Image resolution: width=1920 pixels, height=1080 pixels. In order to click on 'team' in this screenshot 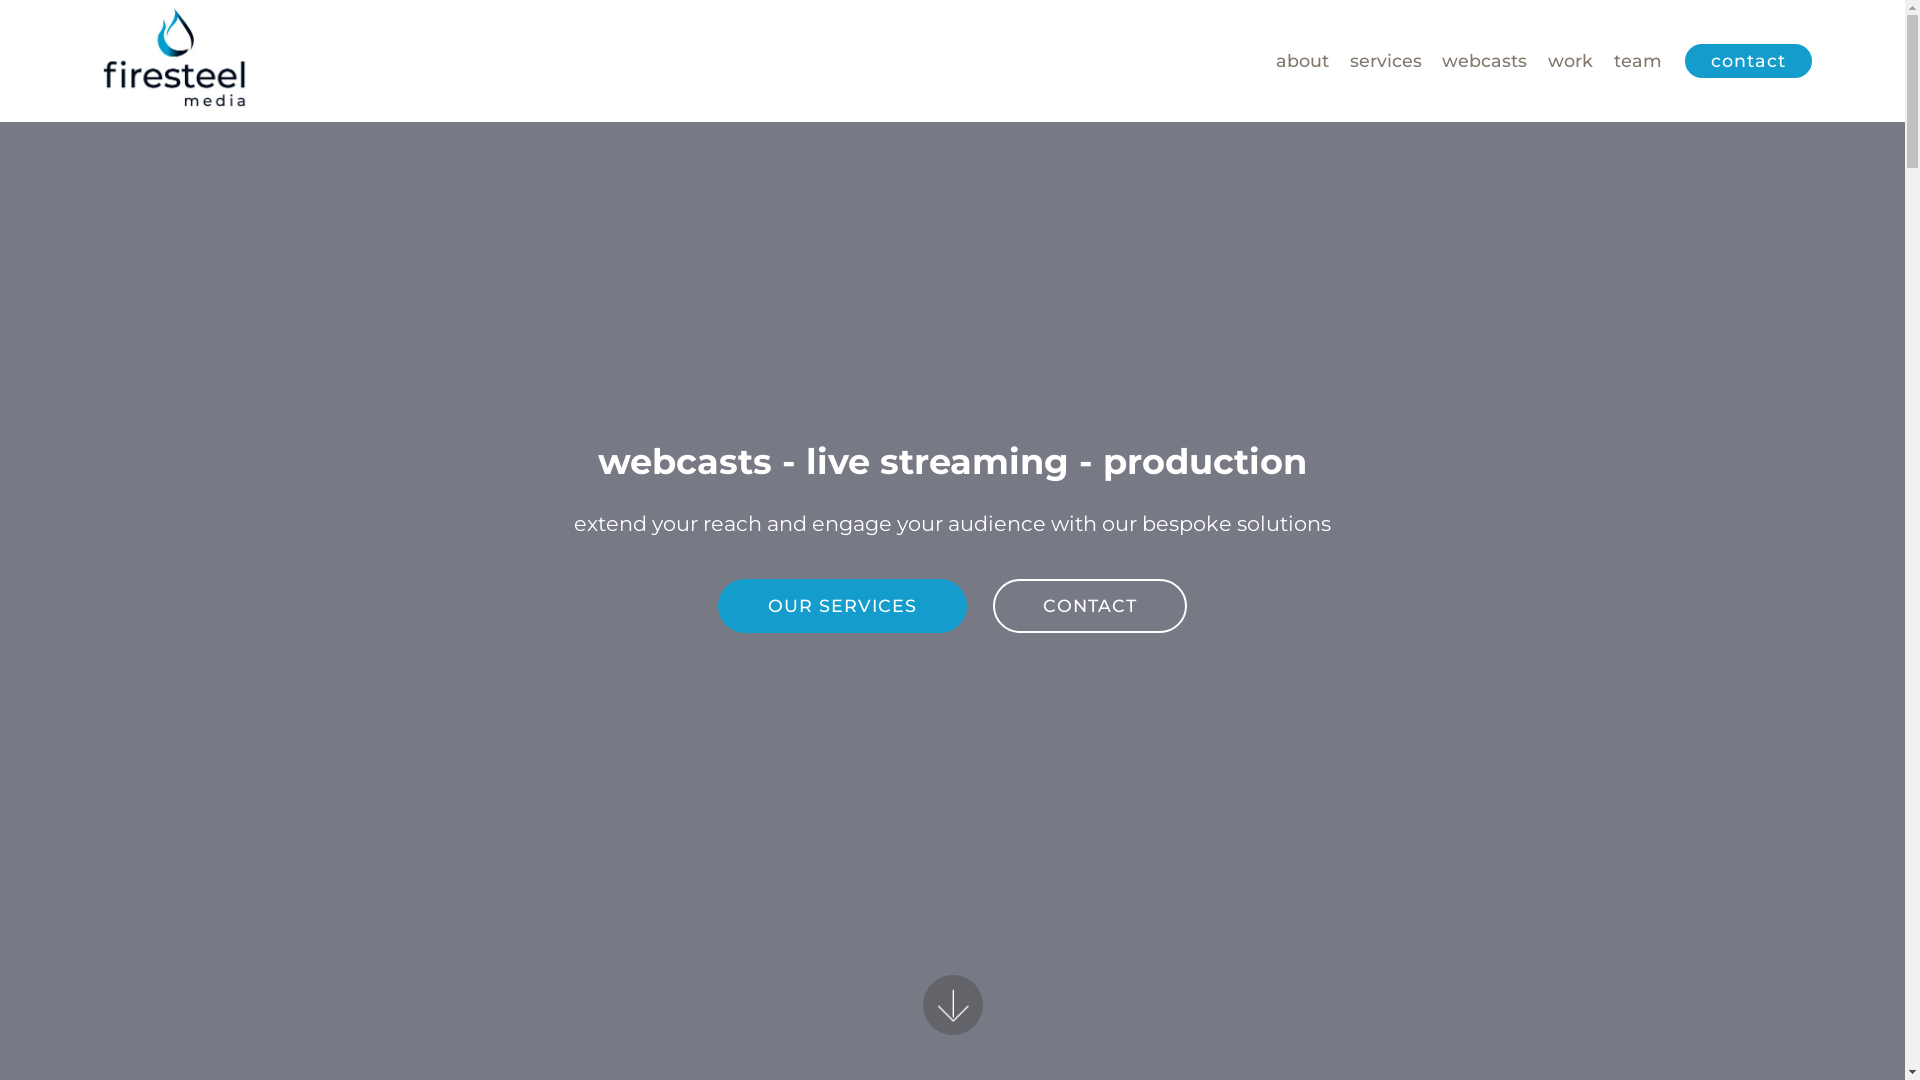, I will do `click(1637, 60)`.